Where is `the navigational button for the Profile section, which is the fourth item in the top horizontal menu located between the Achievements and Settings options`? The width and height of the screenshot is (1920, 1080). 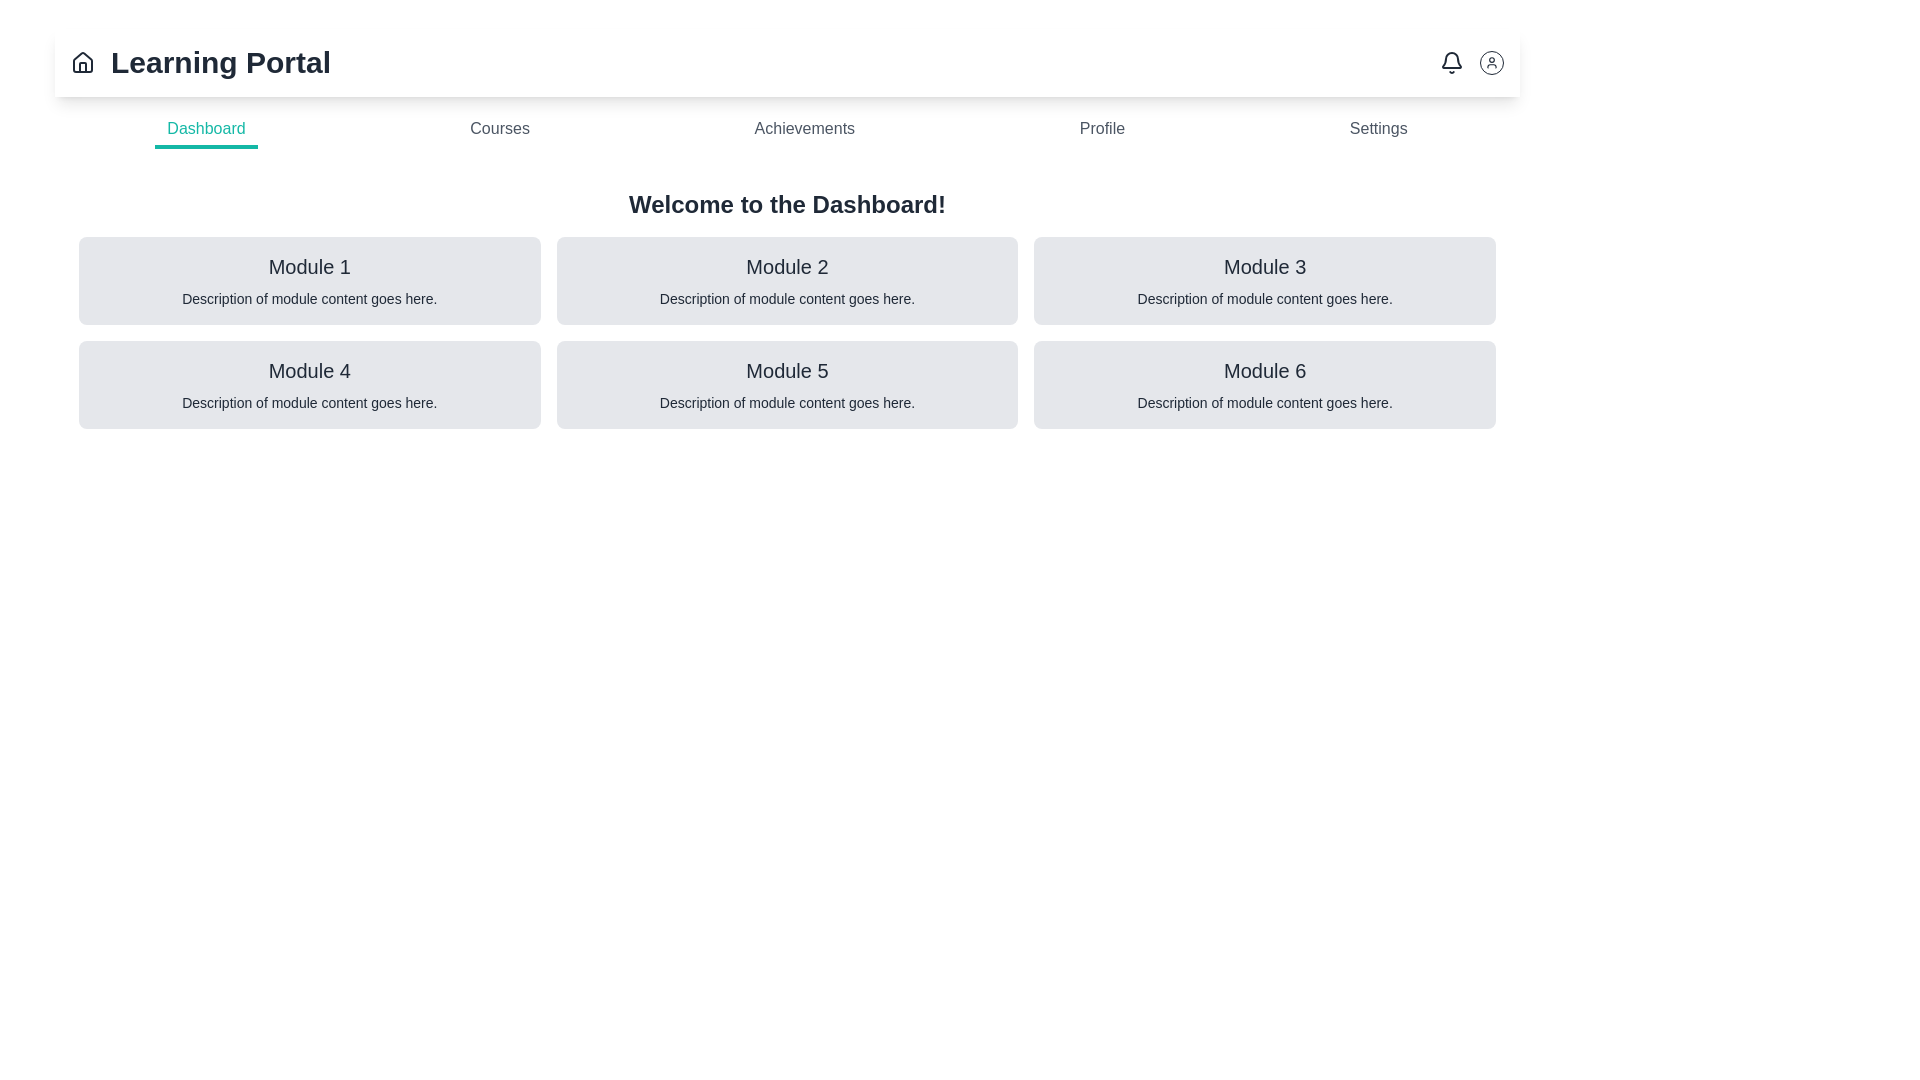 the navigational button for the Profile section, which is the fourth item in the top horizontal menu located between the Achievements and Settings options is located at coordinates (1101, 131).